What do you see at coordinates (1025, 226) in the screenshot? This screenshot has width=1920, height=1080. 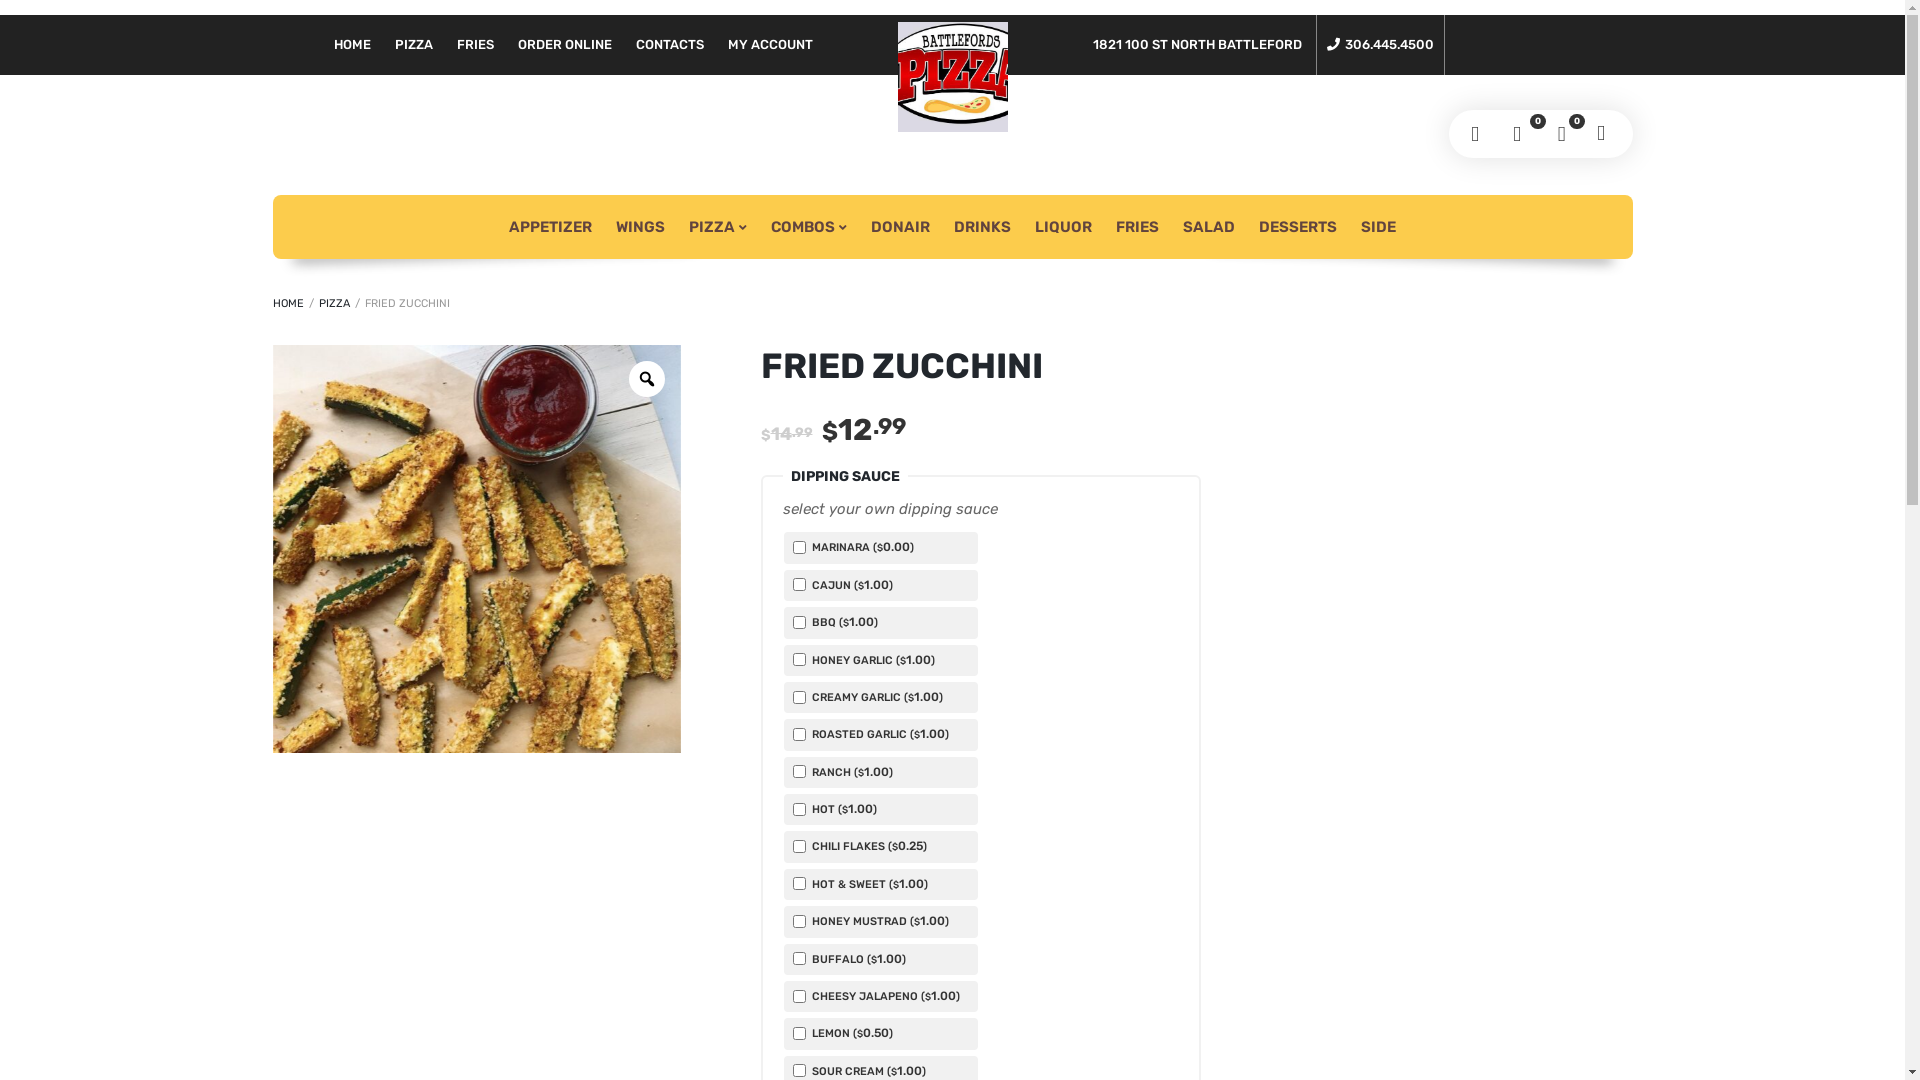 I see `'LIQUOR'` at bounding box center [1025, 226].